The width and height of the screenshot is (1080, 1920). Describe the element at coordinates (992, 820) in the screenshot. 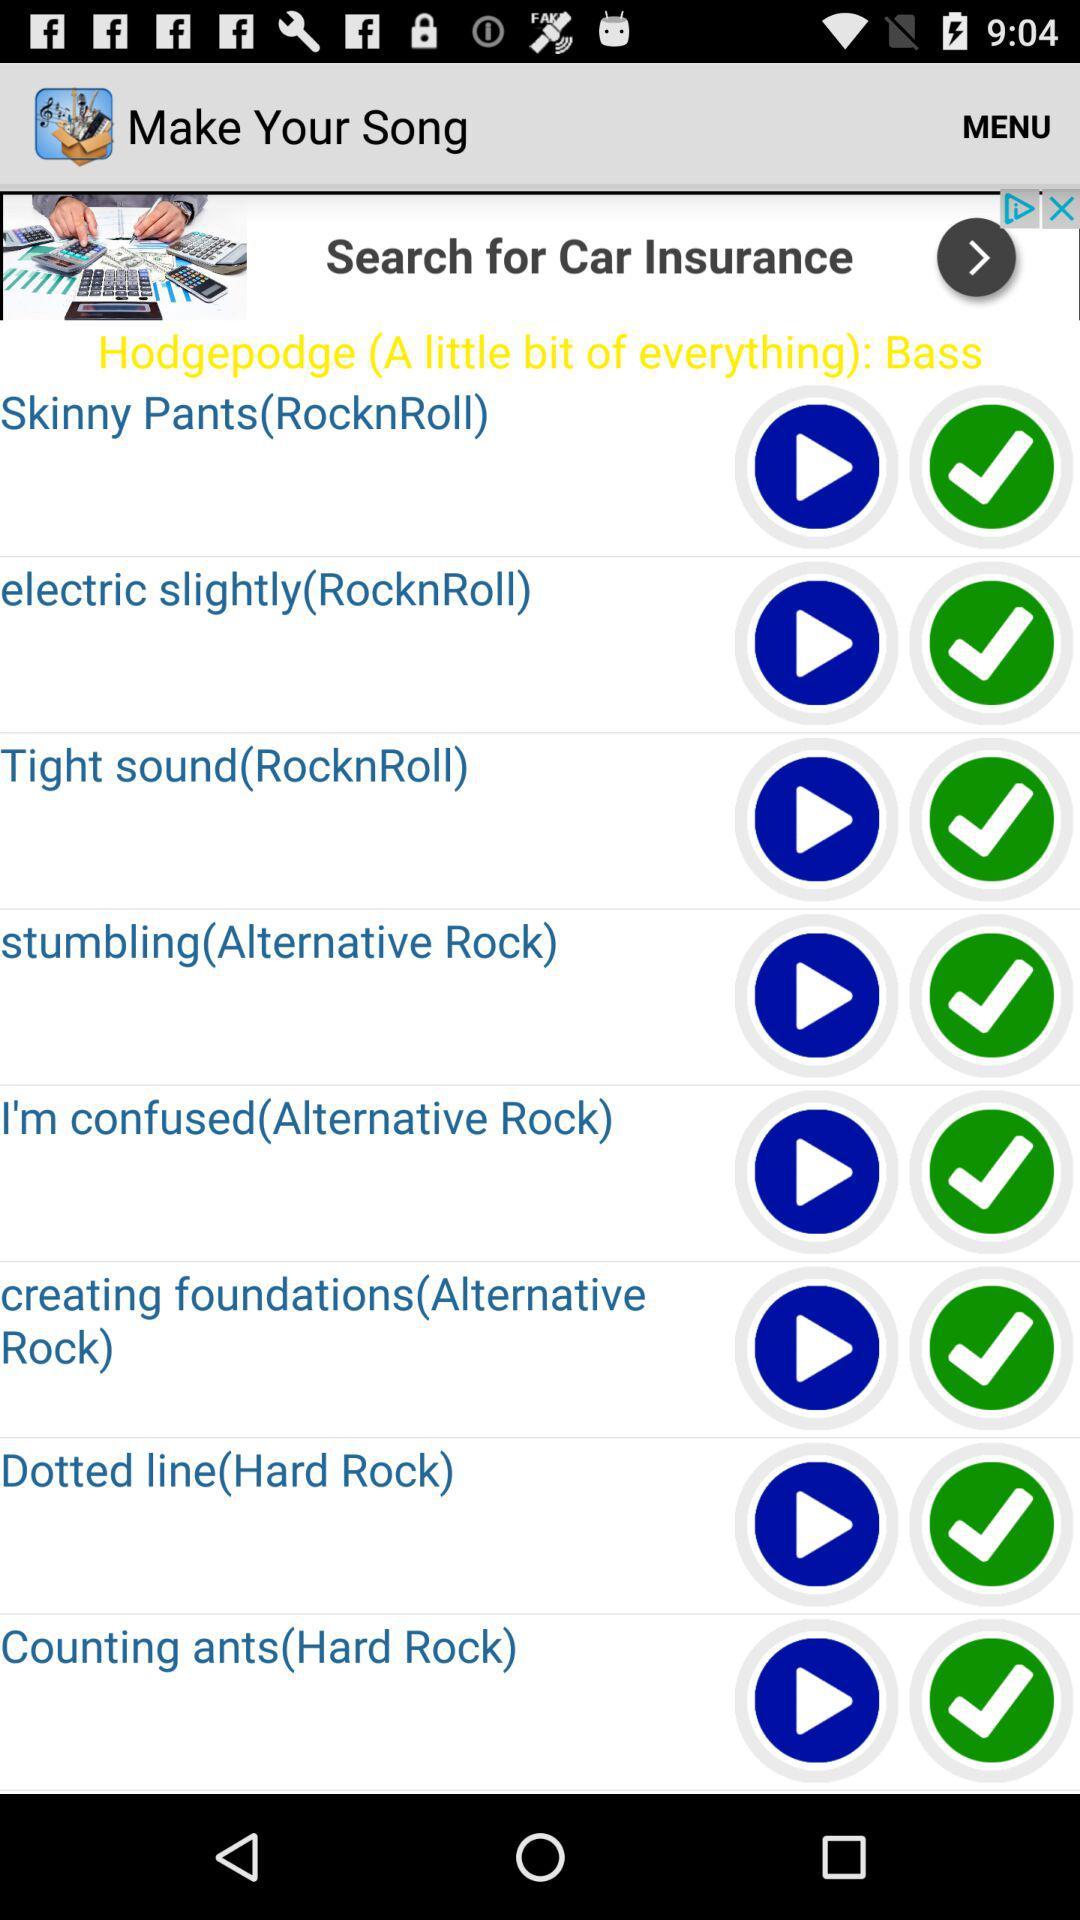

I see `sound clip` at that location.